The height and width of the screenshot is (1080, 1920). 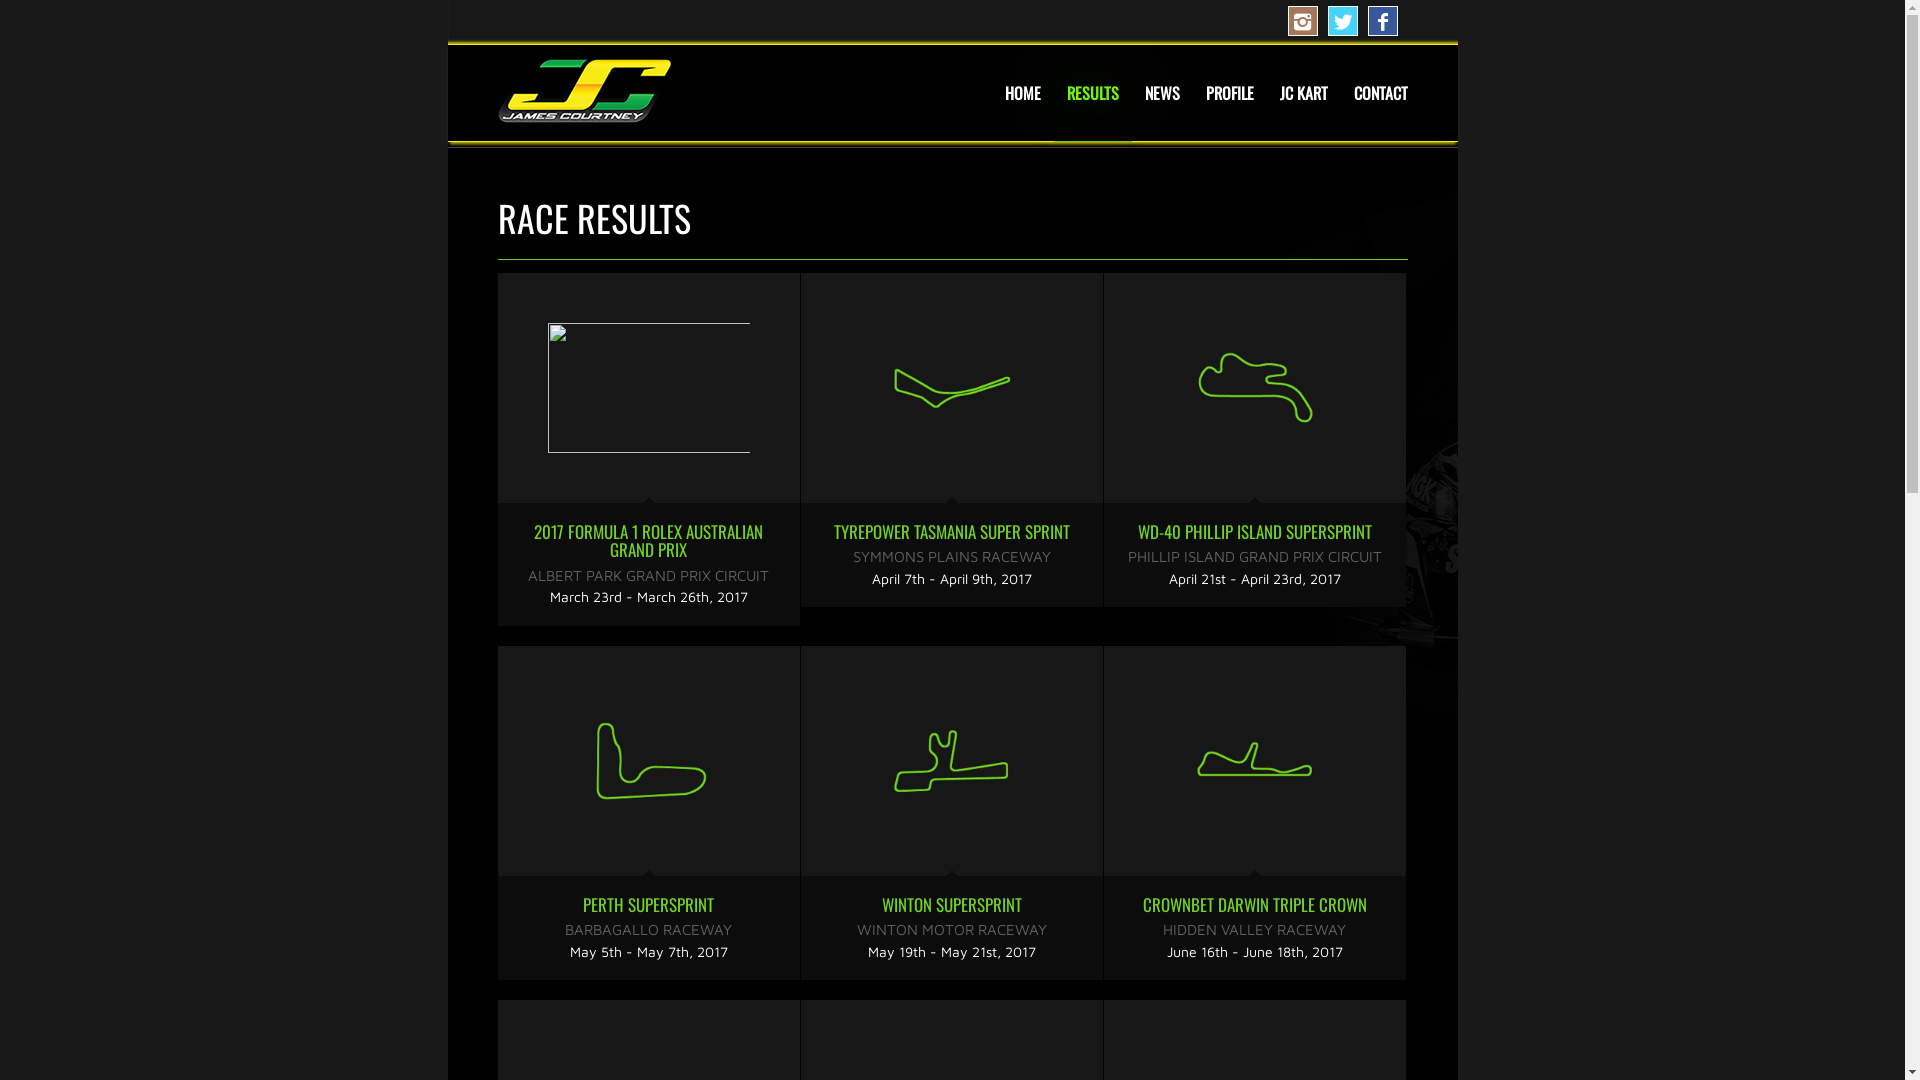 What do you see at coordinates (1022, 92) in the screenshot?
I see `'HOME'` at bounding box center [1022, 92].